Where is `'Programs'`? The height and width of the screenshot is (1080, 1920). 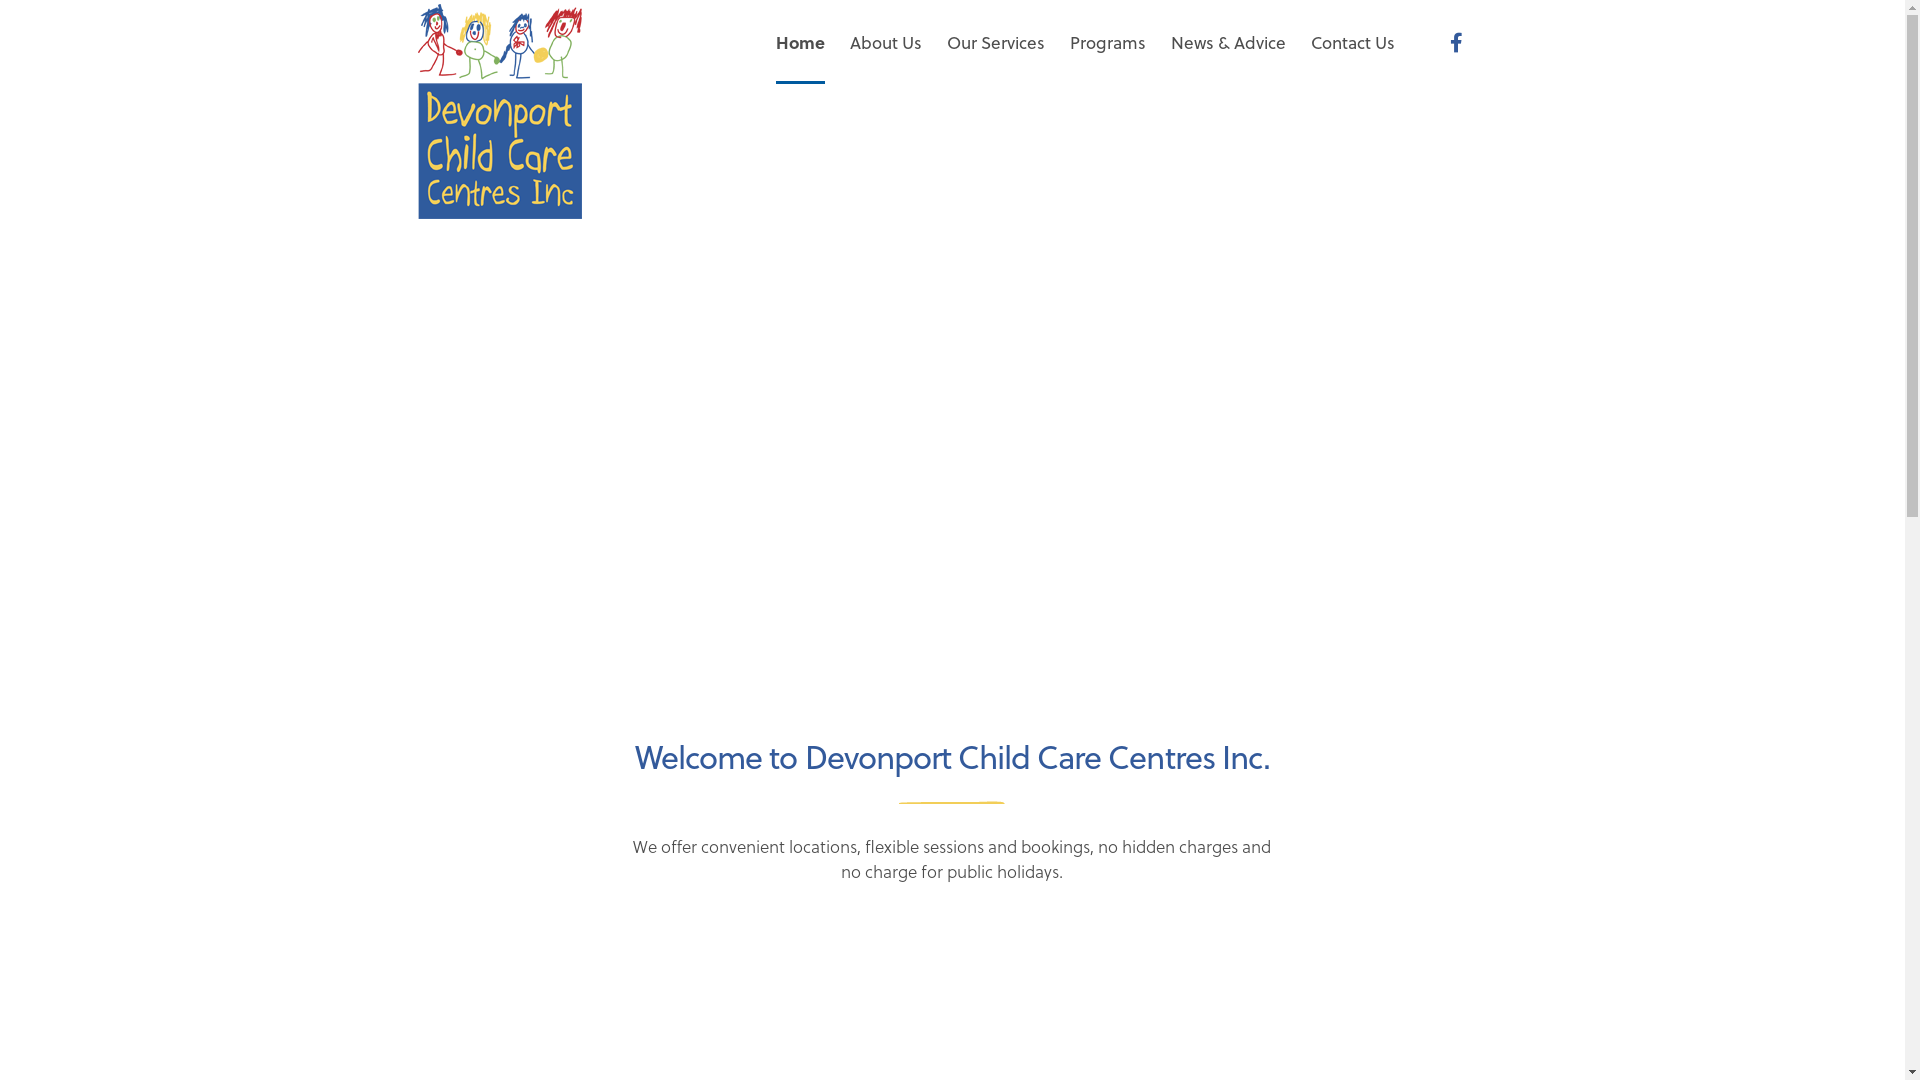
'Programs' is located at coordinates (1107, 42).